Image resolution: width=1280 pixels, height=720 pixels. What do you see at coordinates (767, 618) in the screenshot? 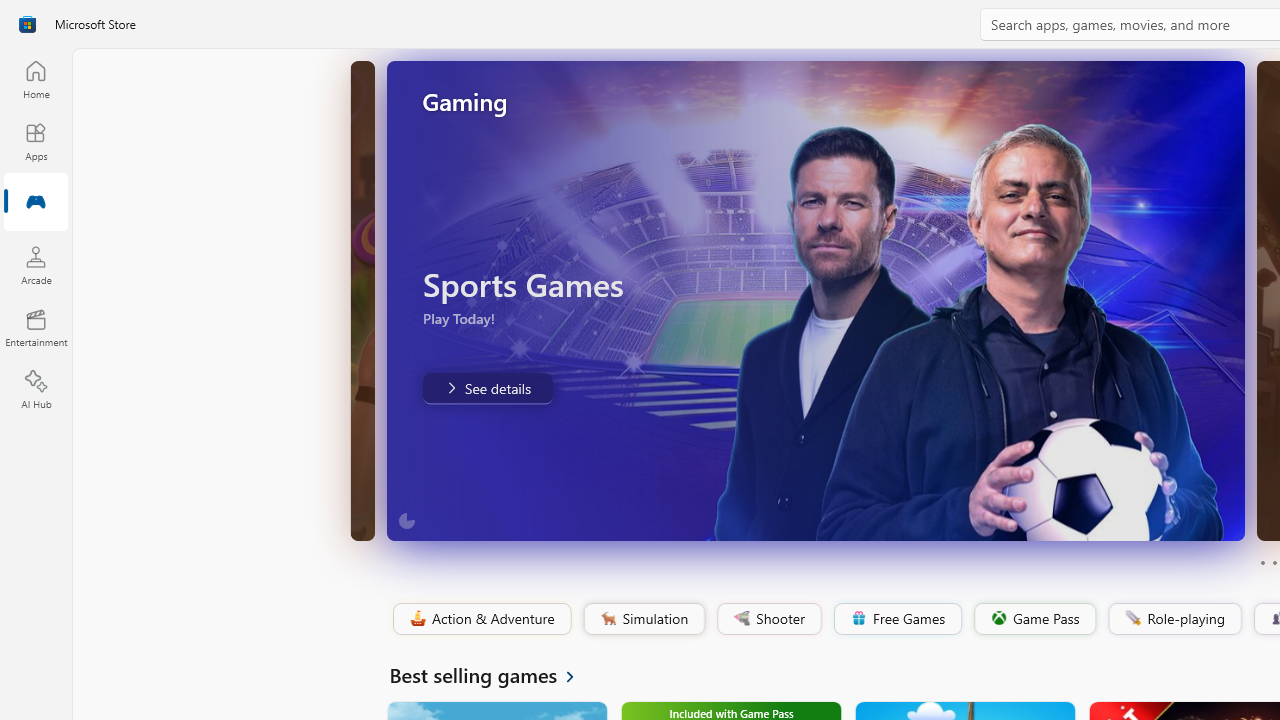
I see `'Shooter'` at bounding box center [767, 618].